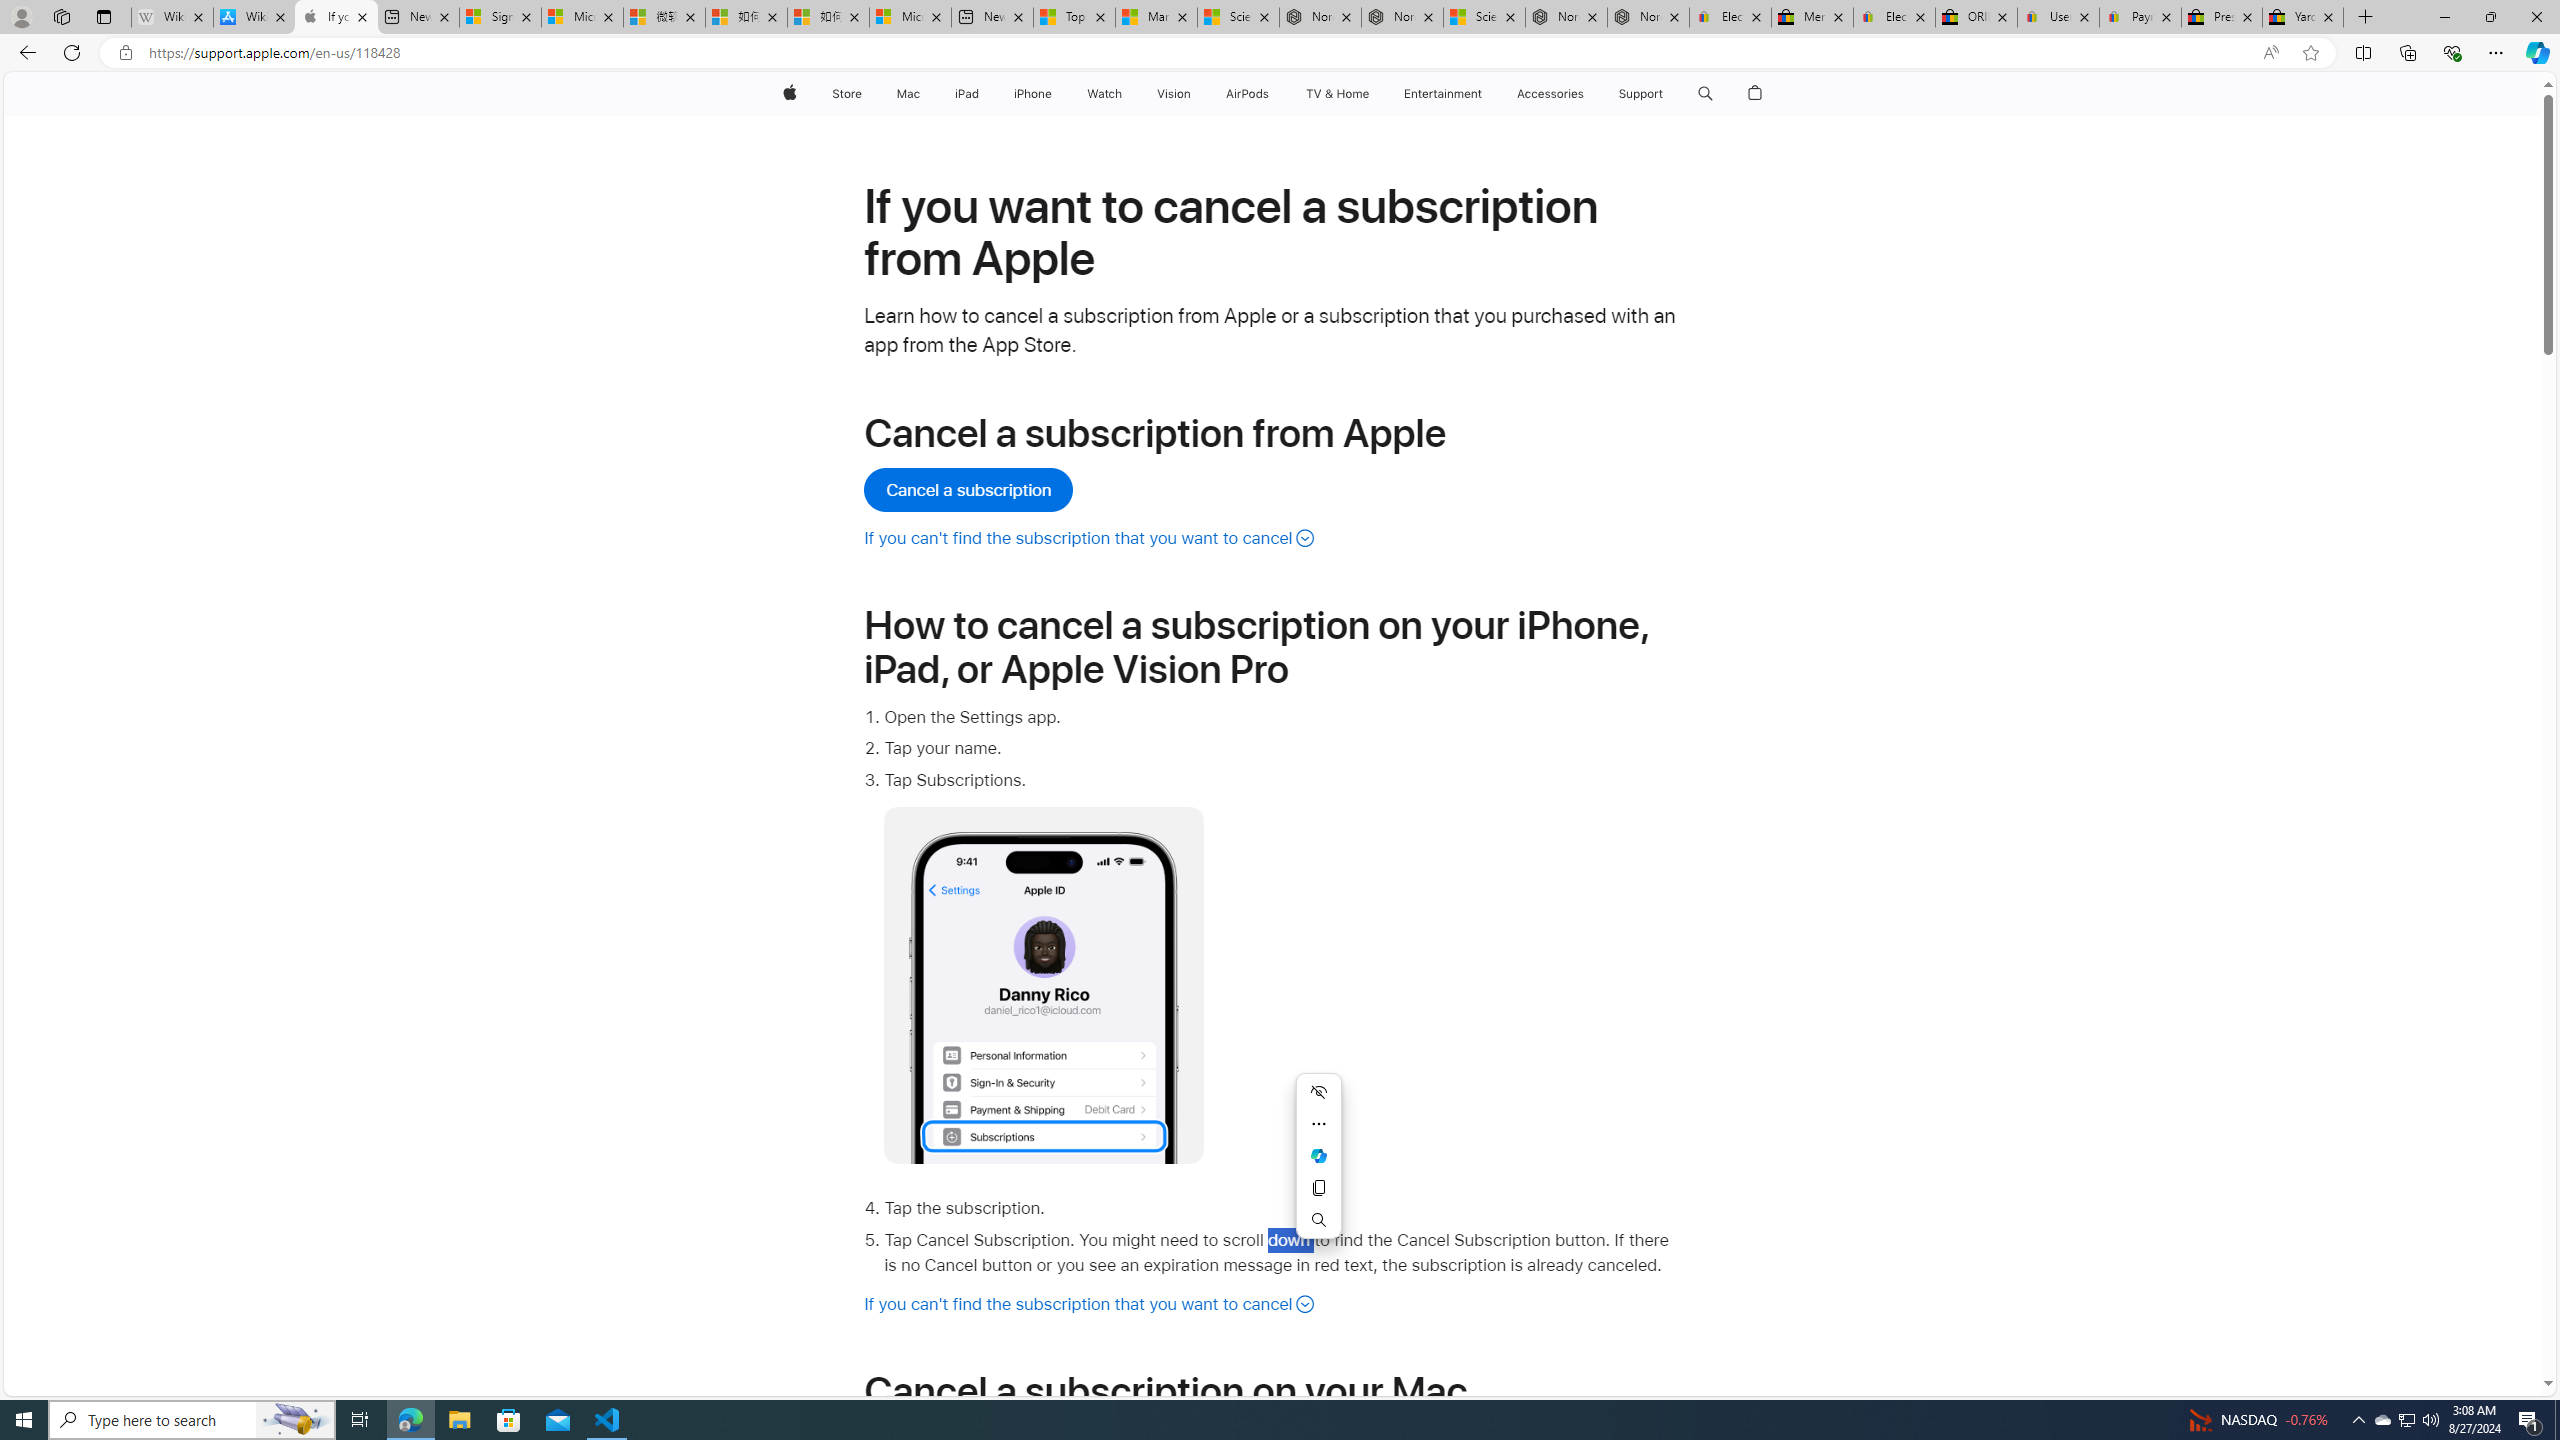 The image size is (2560, 1440). I want to click on 'Mac', so click(906, 93).